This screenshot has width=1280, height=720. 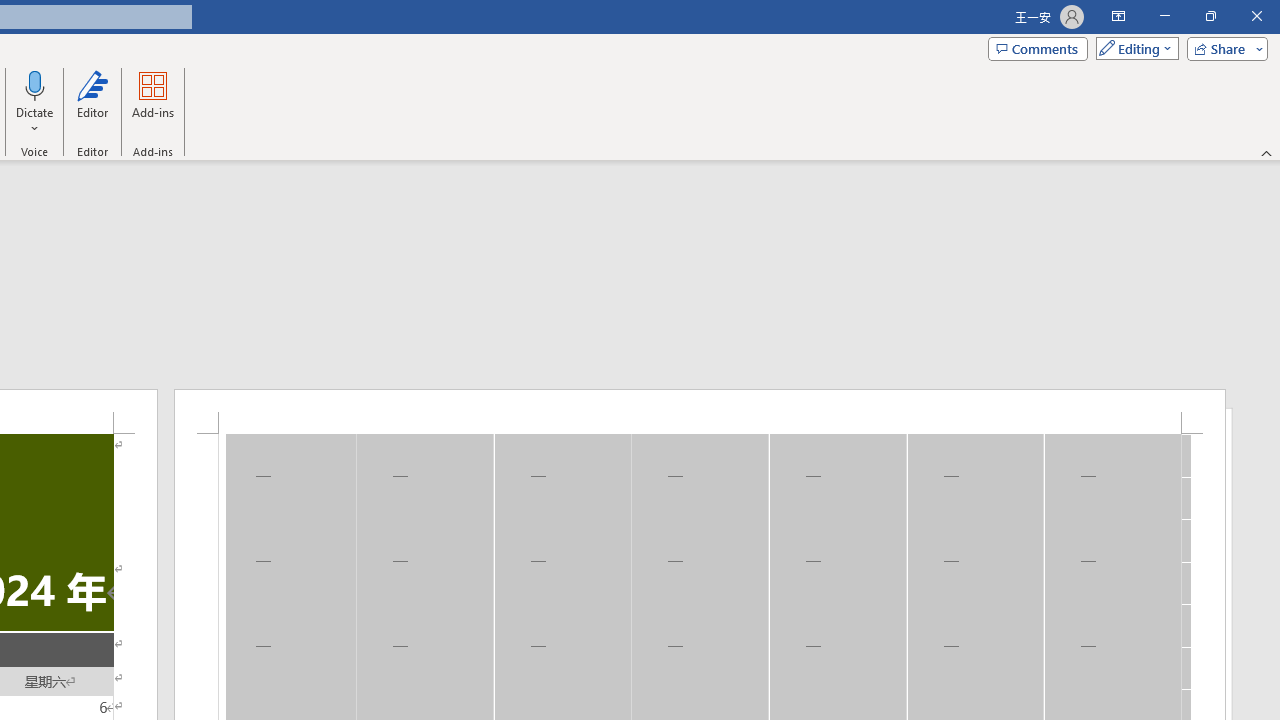 What do you see at coordinates (1038, 47) in the screenshot?
I see `'Comments'` at bounding box center [1038, 47].